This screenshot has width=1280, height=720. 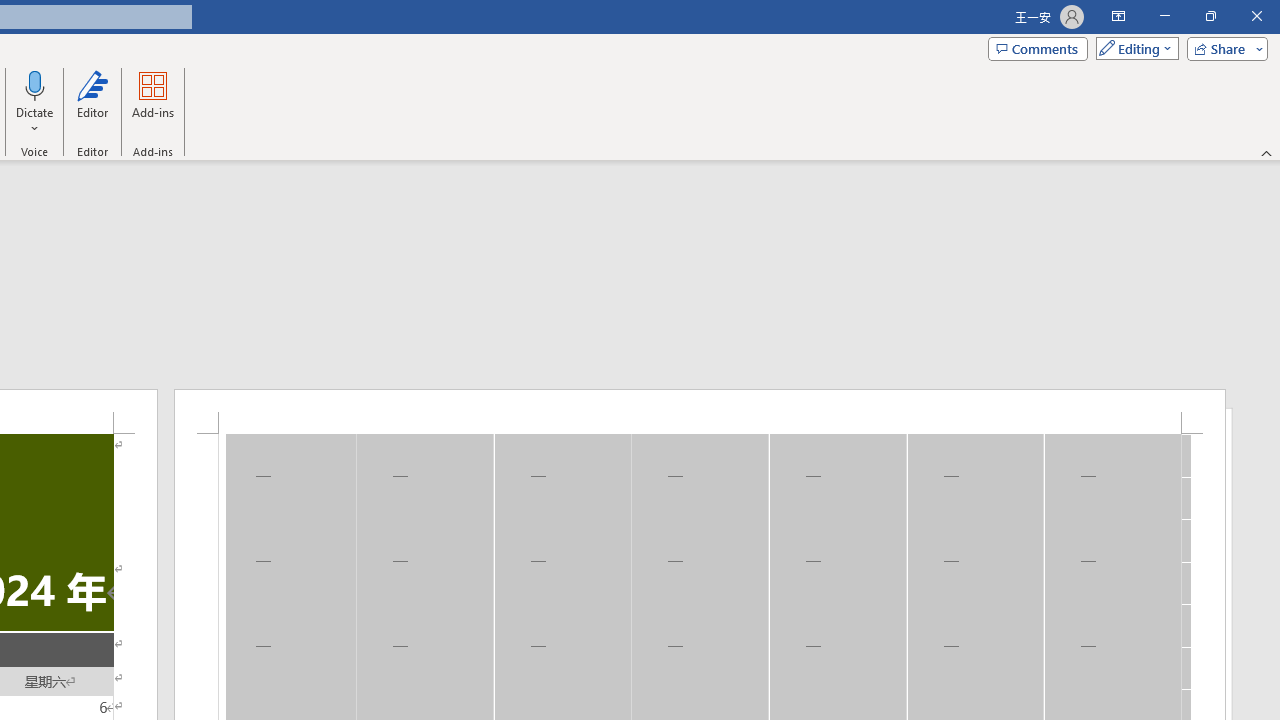 What do you see at coordinates (1038, 47) in the screenshot?
I see `'Comments'` at bounding box center [1038, 47].